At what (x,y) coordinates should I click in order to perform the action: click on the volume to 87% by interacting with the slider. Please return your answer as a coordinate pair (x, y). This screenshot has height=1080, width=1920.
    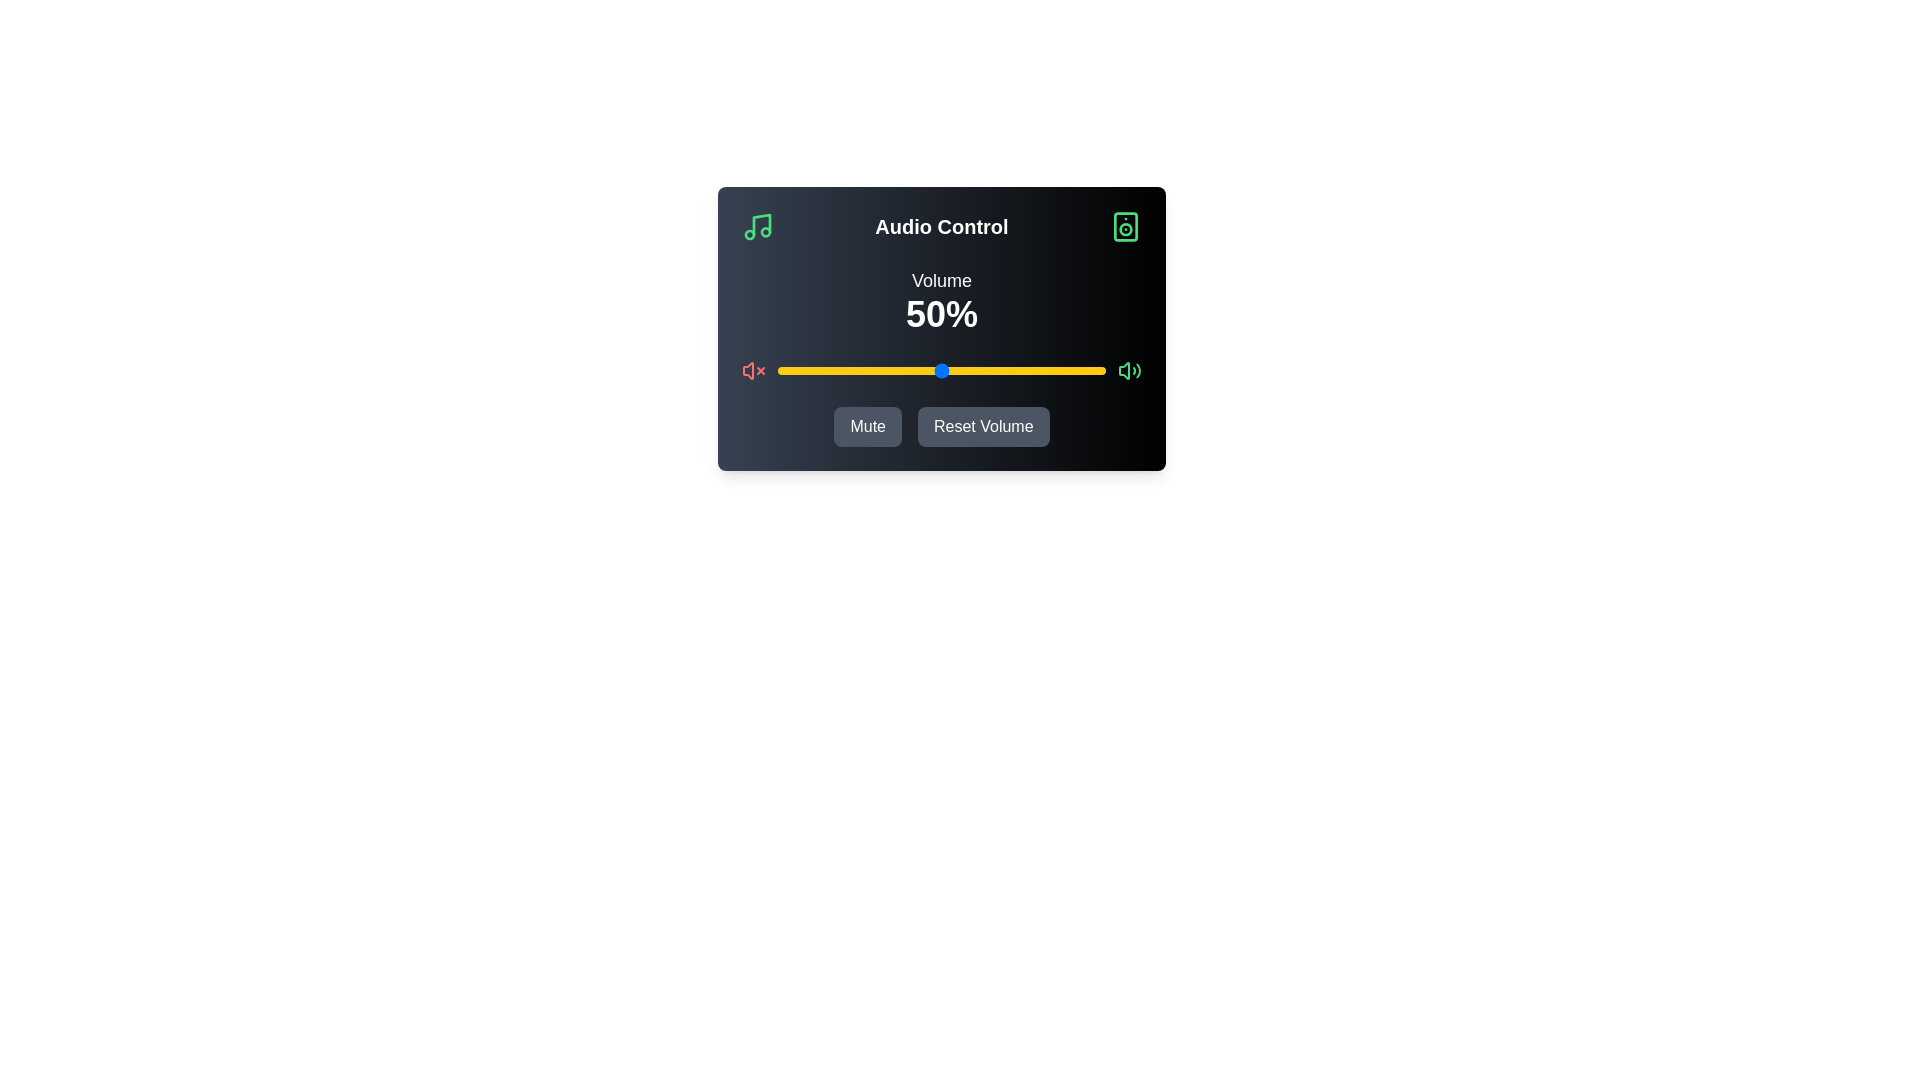
    Looking at the image, I should click on (1062, 370).